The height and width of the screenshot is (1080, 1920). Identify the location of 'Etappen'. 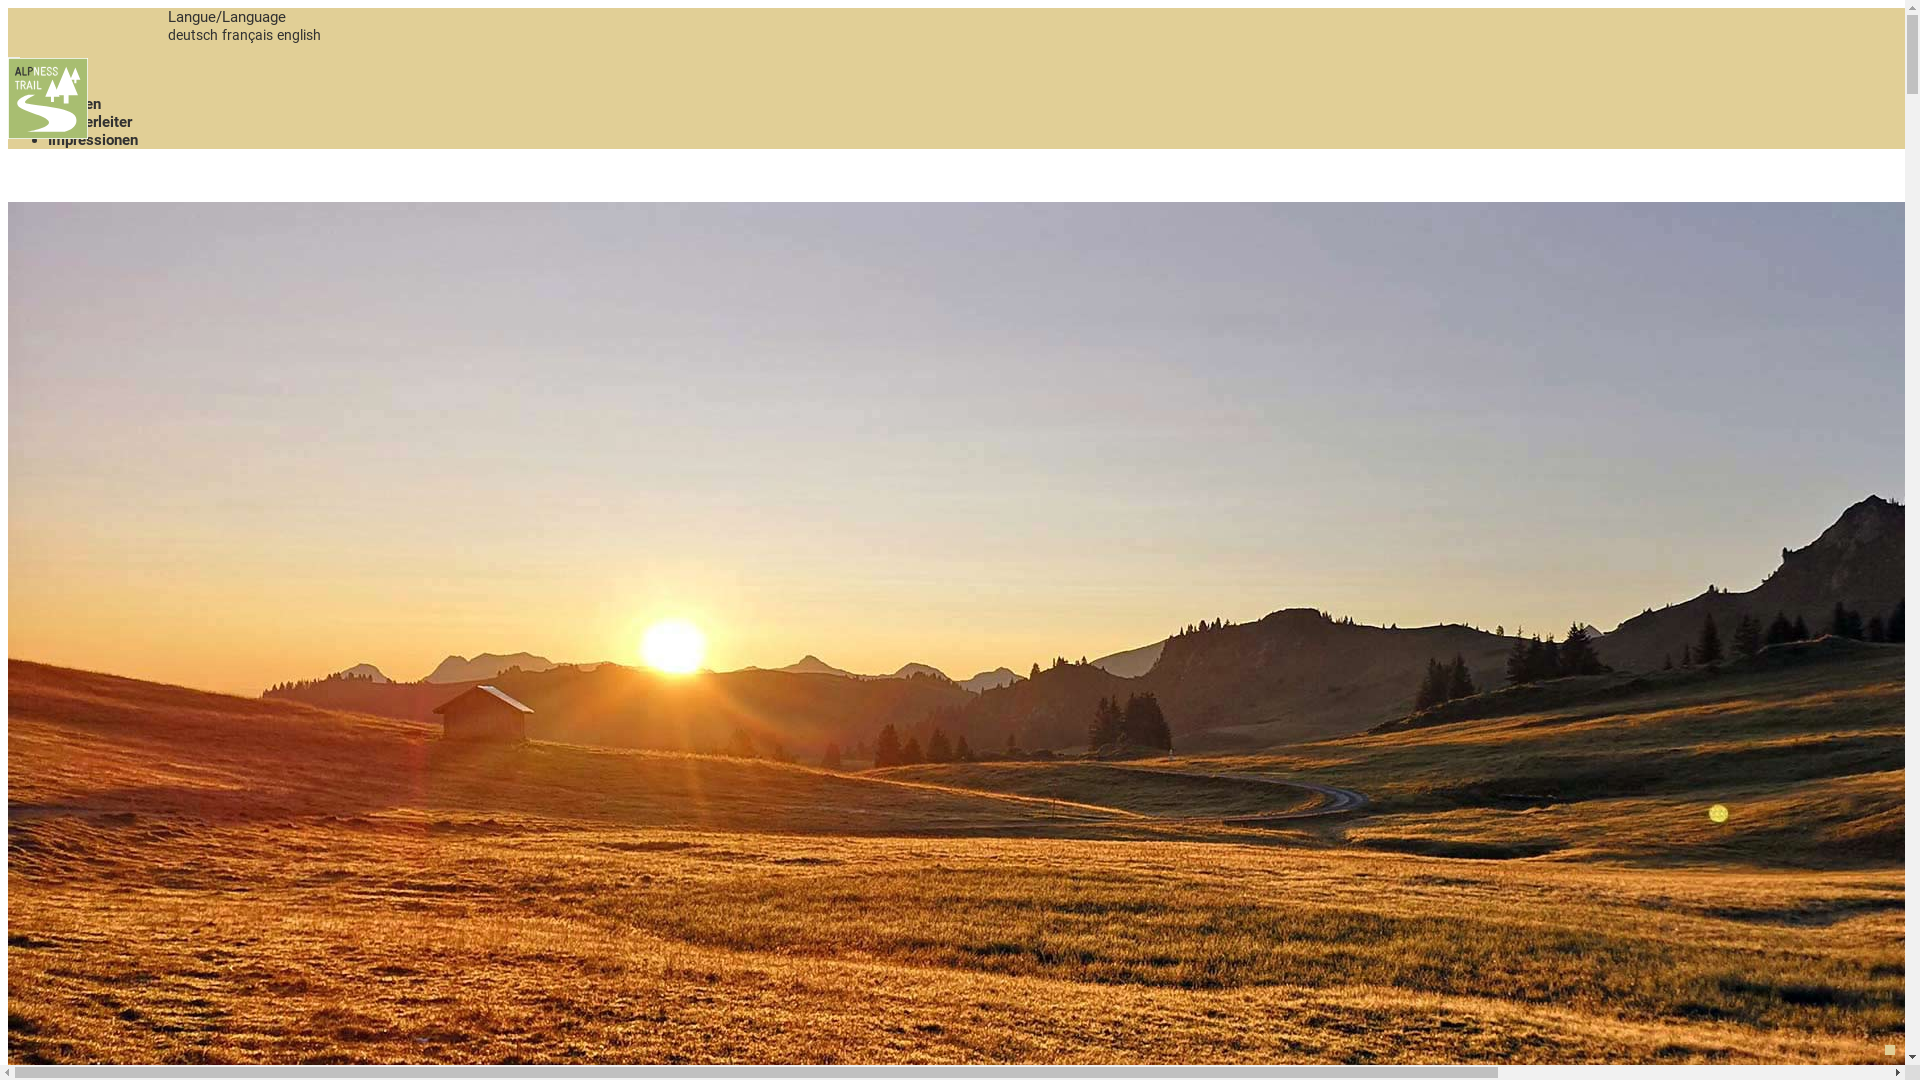
(74, 104).